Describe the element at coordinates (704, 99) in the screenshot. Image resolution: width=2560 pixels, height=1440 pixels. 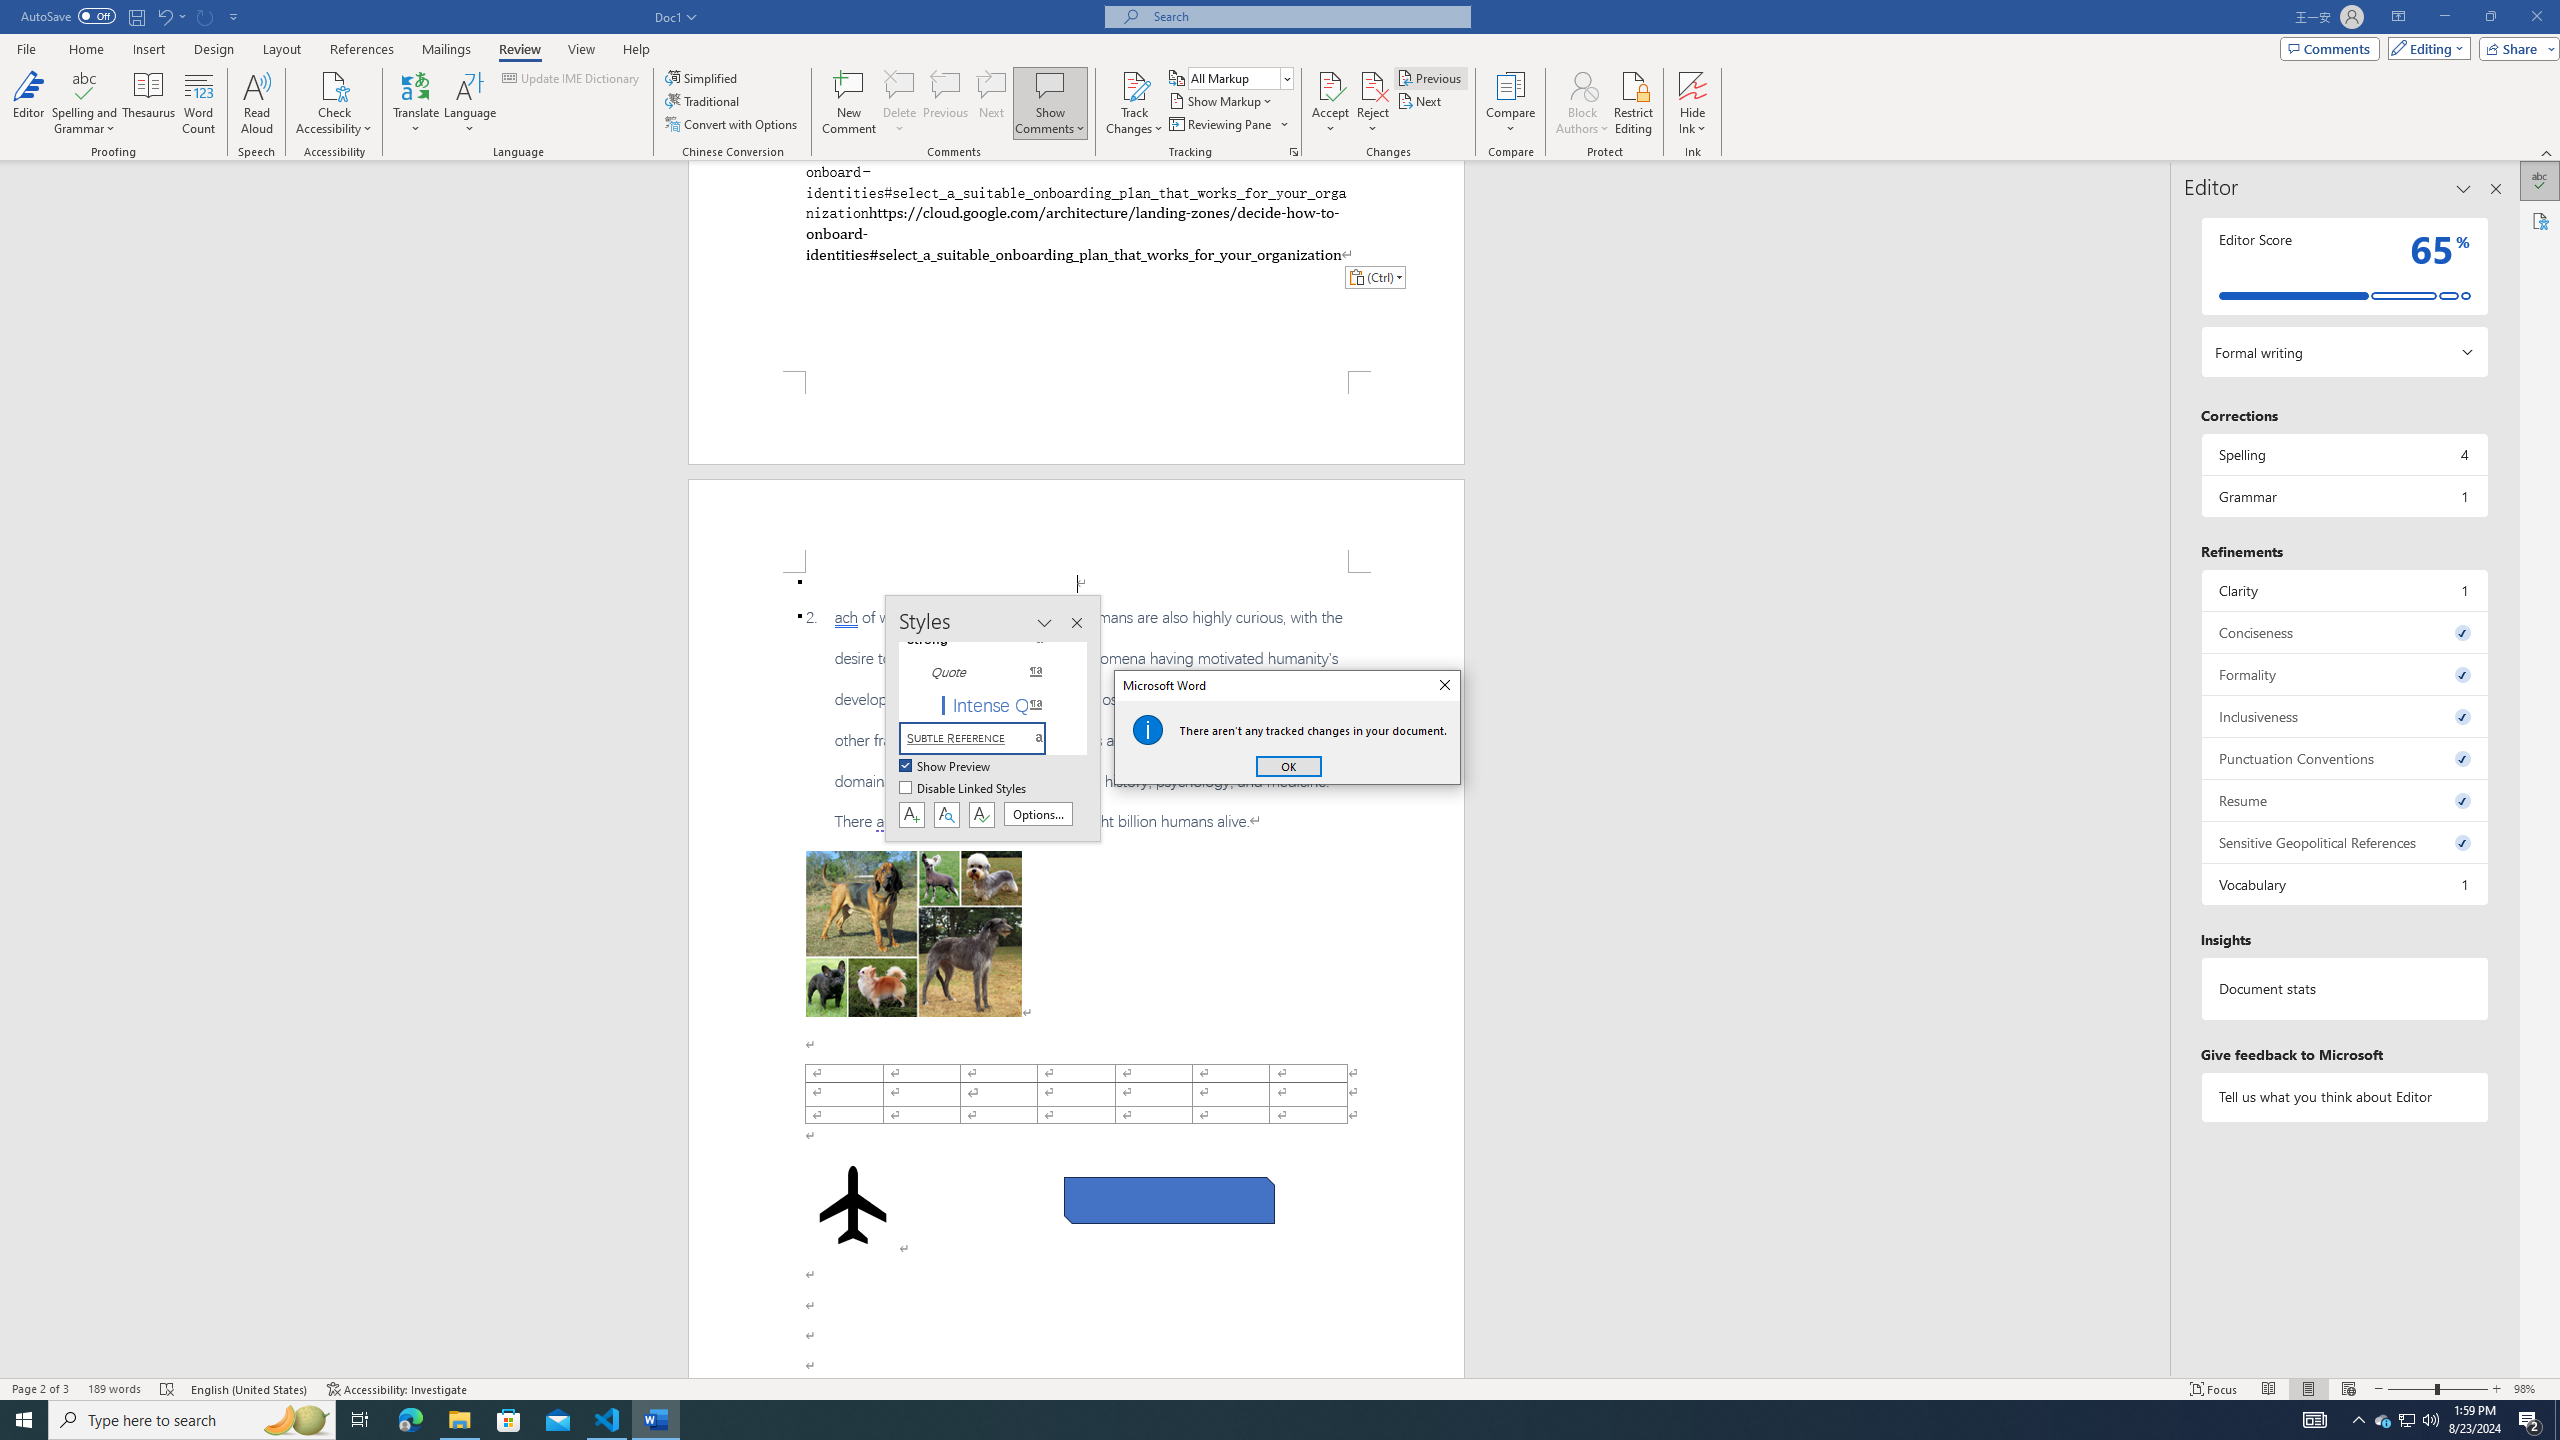
I see `'Traditional'` at that location.